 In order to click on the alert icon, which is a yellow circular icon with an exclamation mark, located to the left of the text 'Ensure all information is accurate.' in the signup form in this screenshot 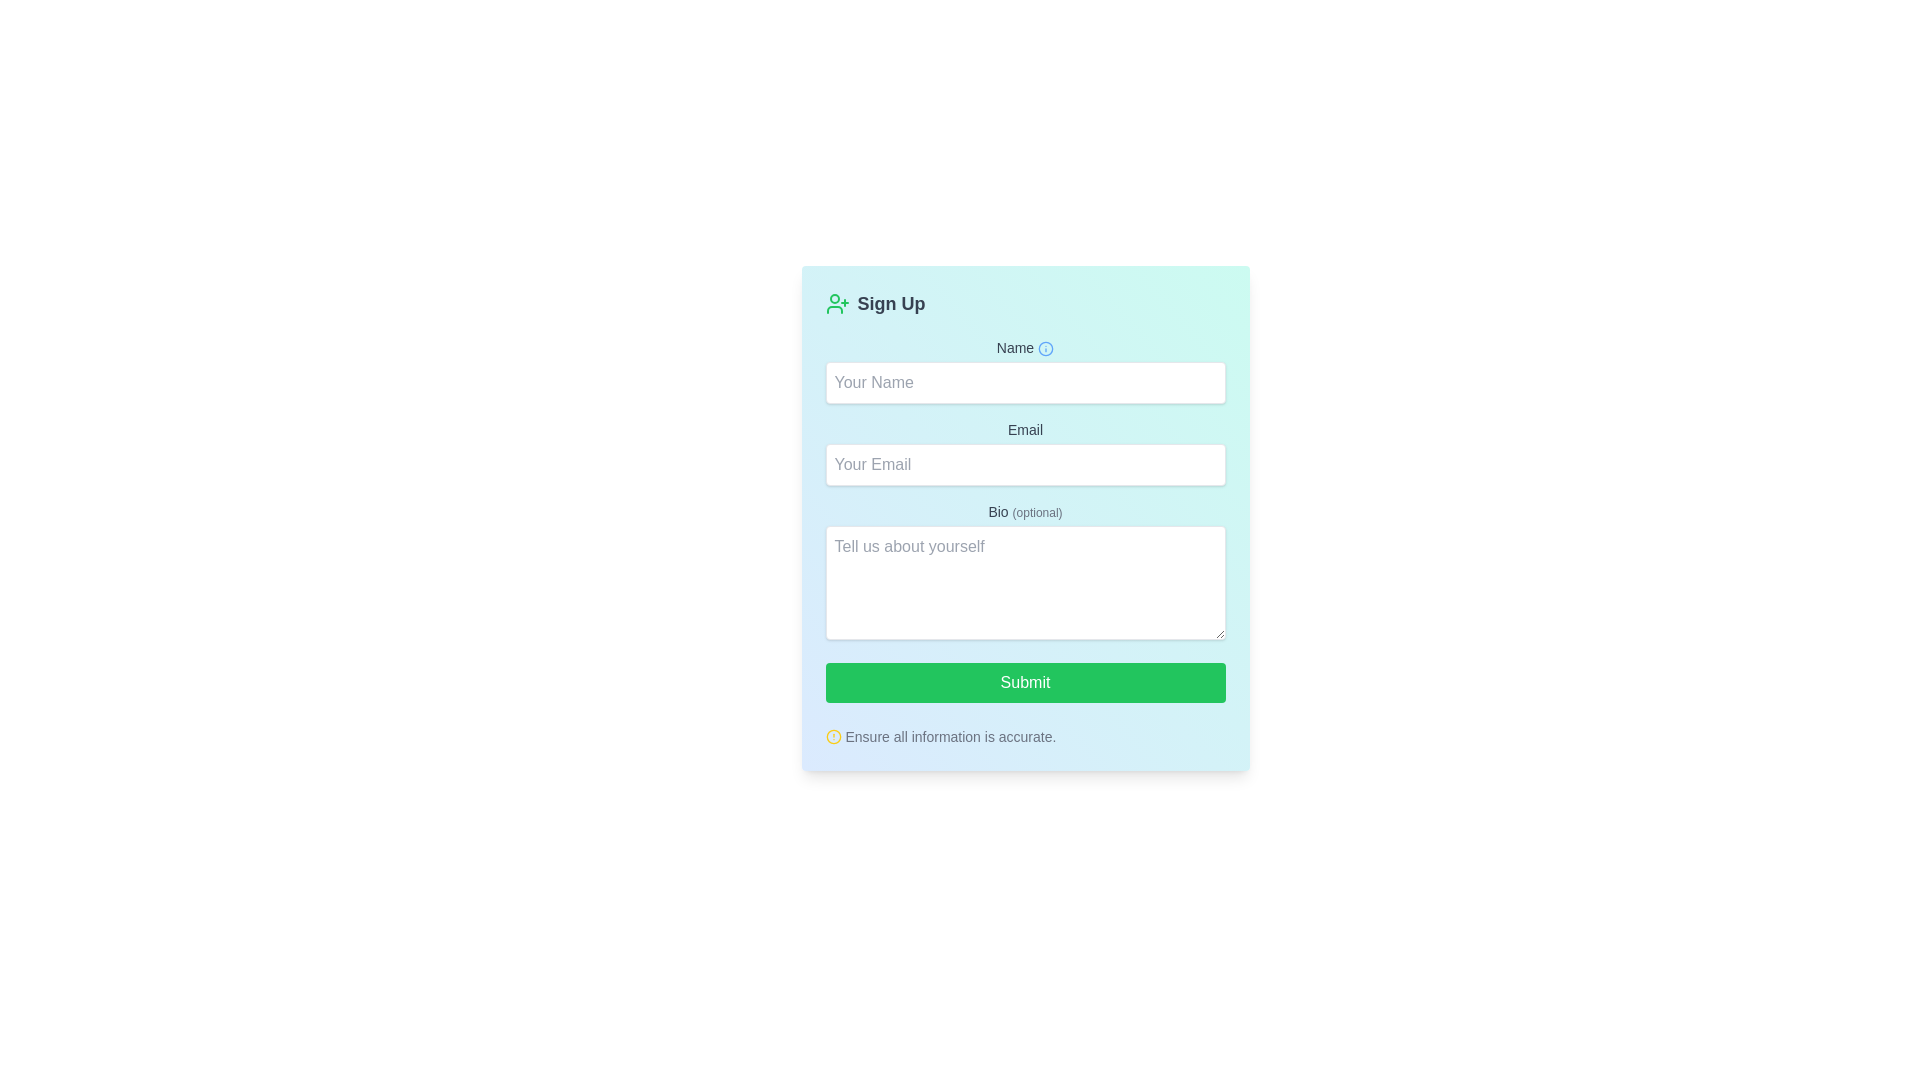, I will do `click(833, 736)`.